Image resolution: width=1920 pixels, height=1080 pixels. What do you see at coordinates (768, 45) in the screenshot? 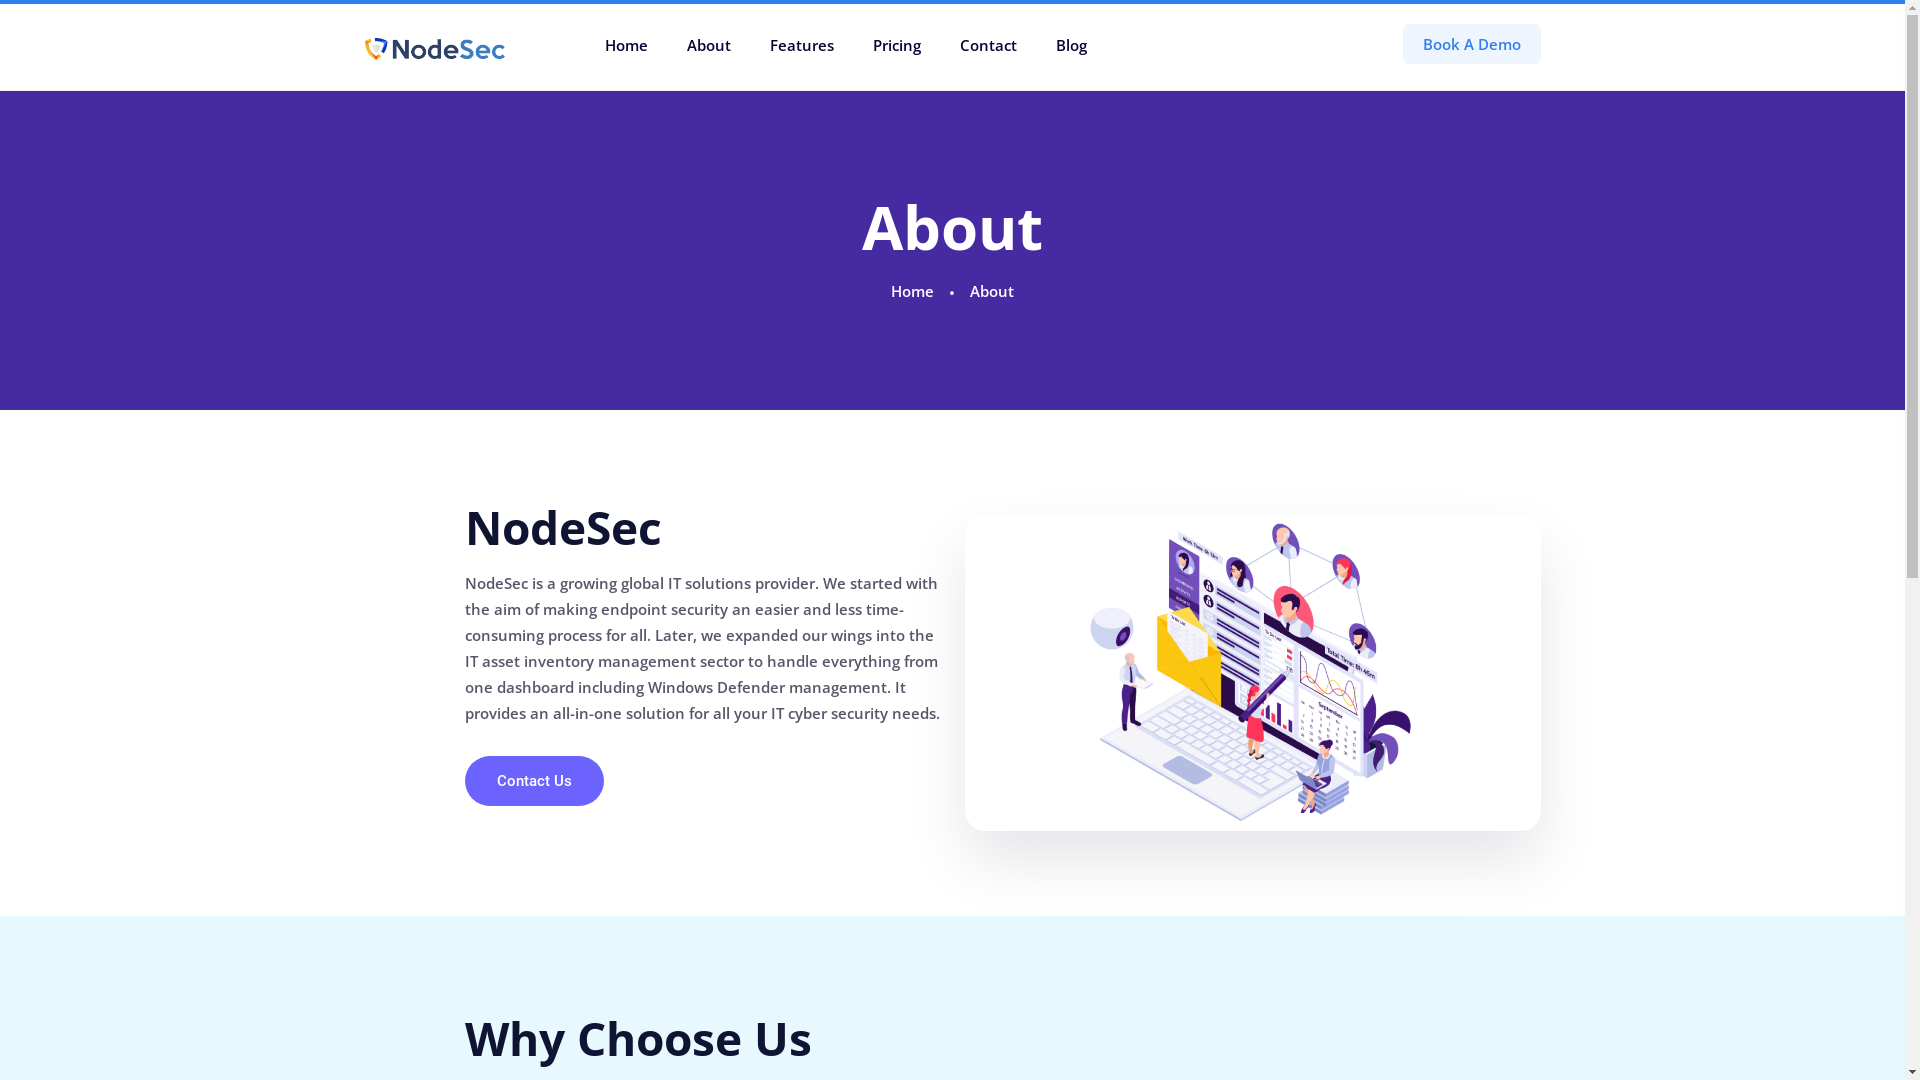
I see `'Features'` at bounding box center [768, 45].